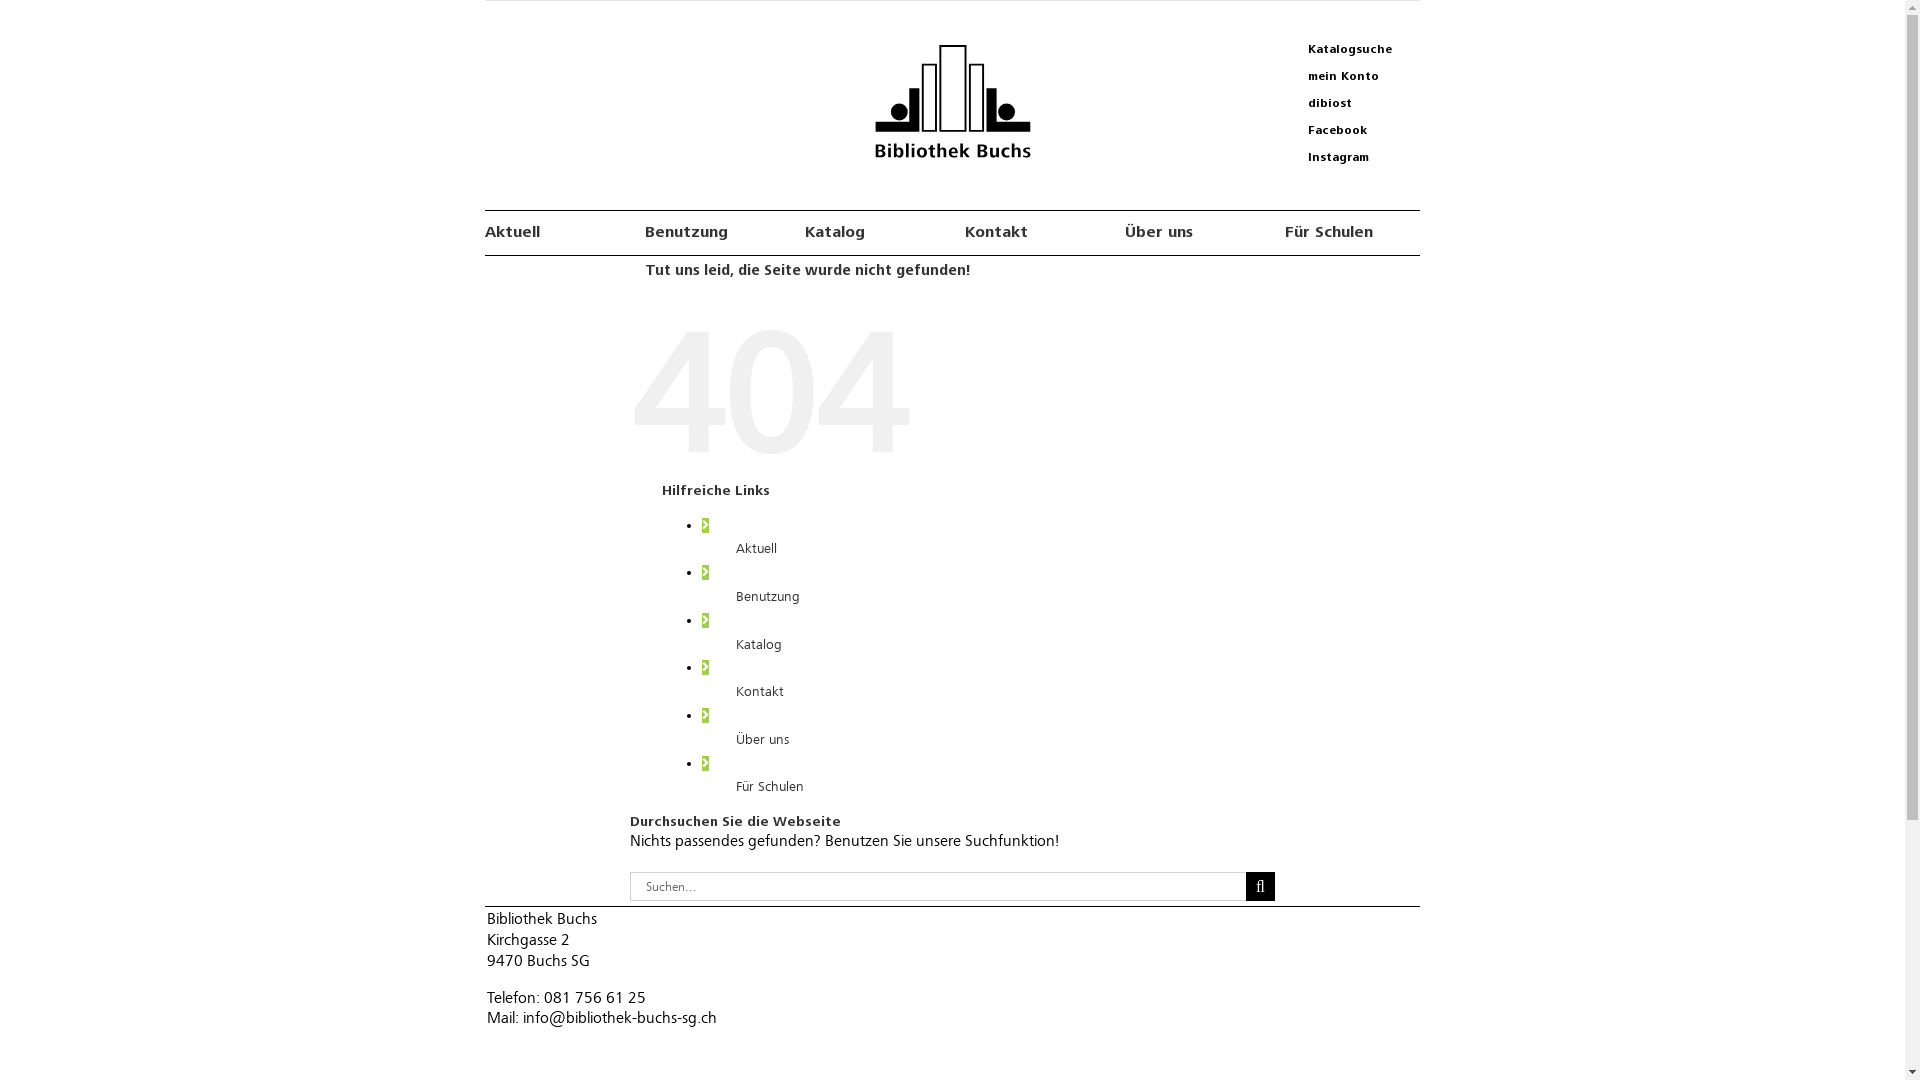  Describe the element at coordinates (1349, 131) in the screenshot. I see `'Facebook'` at that location.